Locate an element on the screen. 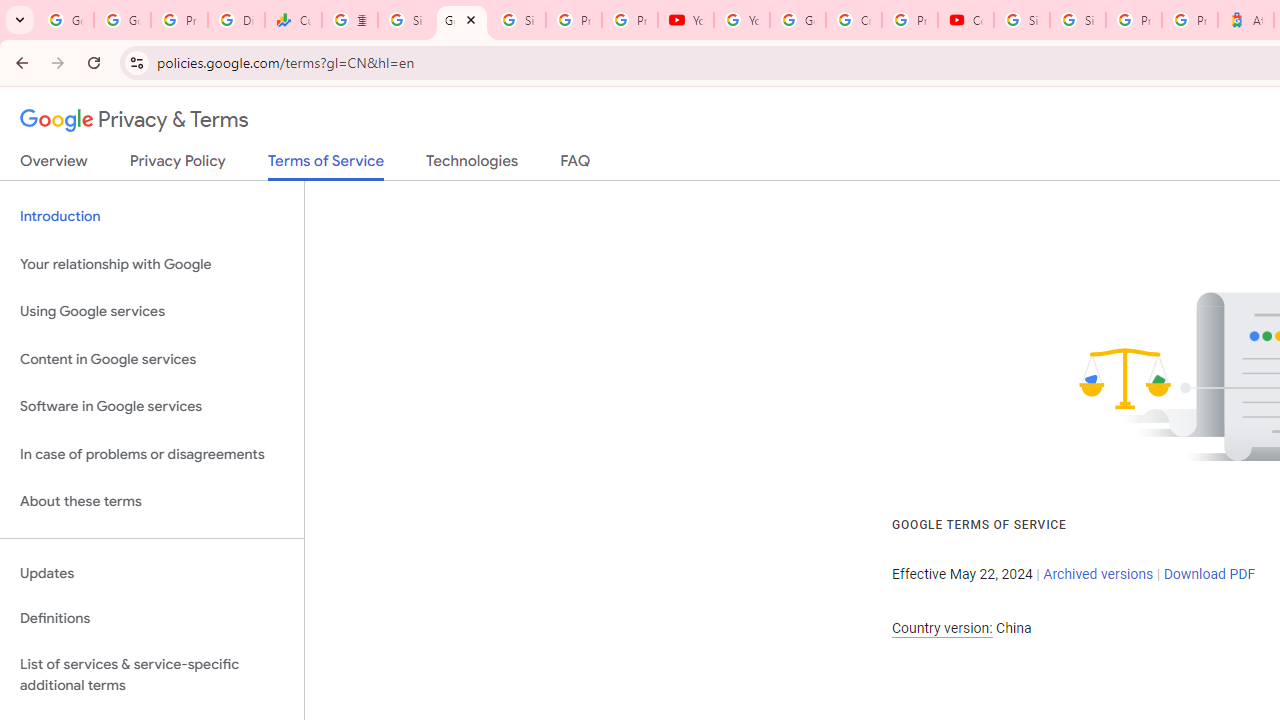 The height and width of the screenshot is (720, 1280). 'Technologies' is located at coordinates (471, 164).